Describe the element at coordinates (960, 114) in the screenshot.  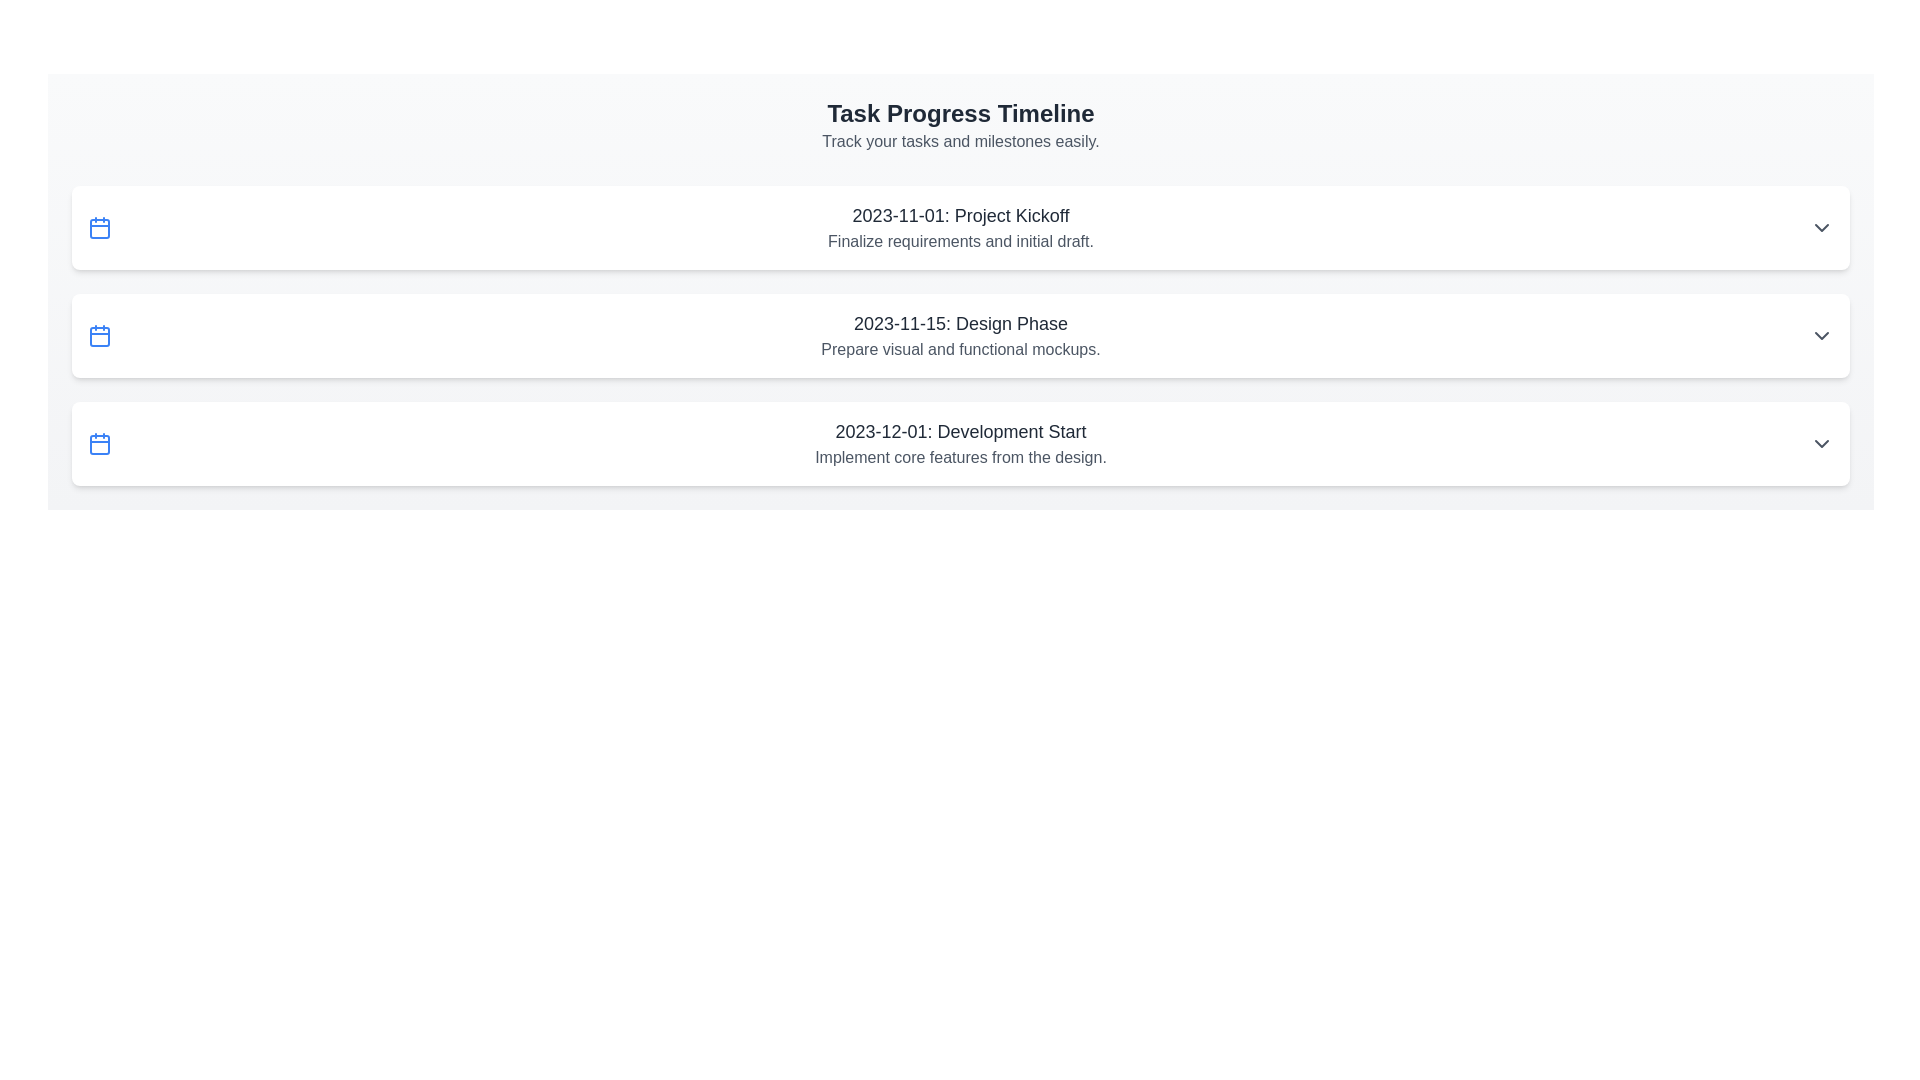
I see `the header text label that indicates the task progress timeline, located at the top of the interface` at that location.